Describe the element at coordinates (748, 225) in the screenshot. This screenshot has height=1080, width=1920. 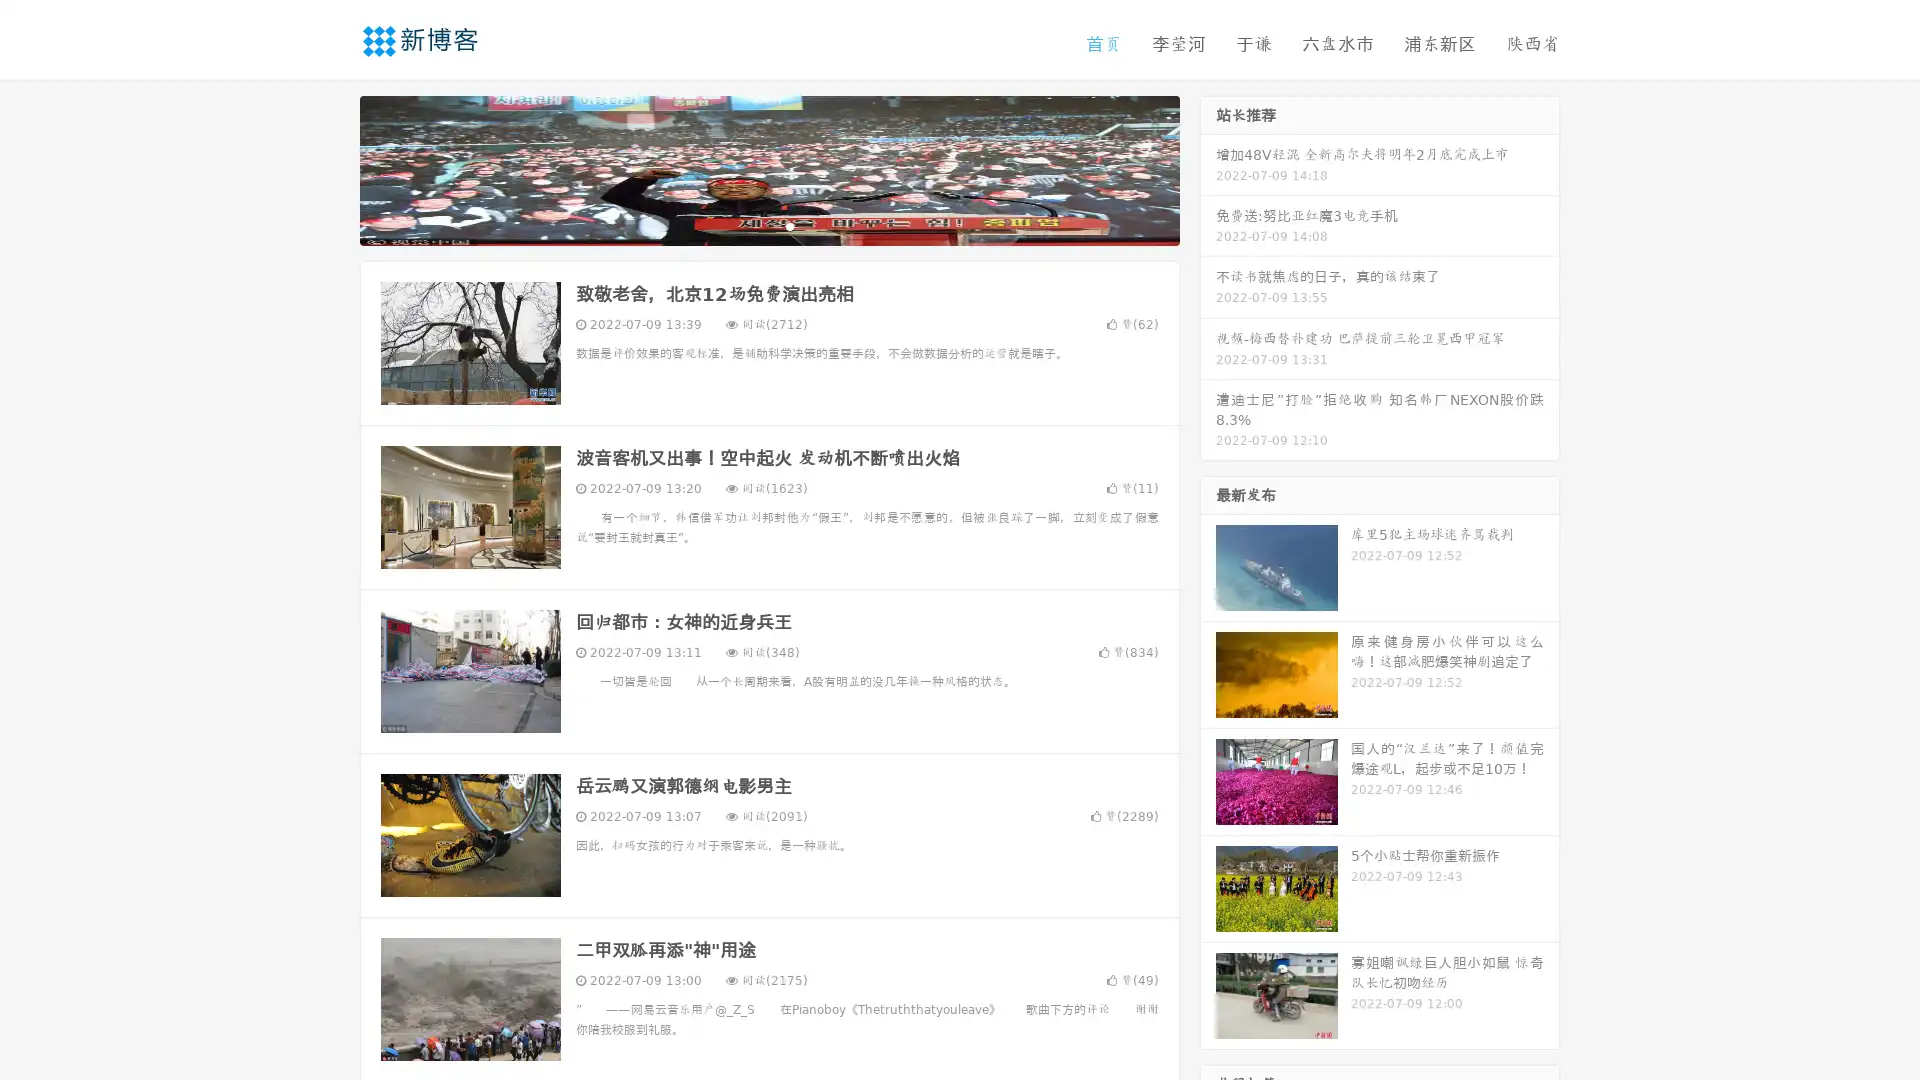
I see `Go to slide 1` at that location.